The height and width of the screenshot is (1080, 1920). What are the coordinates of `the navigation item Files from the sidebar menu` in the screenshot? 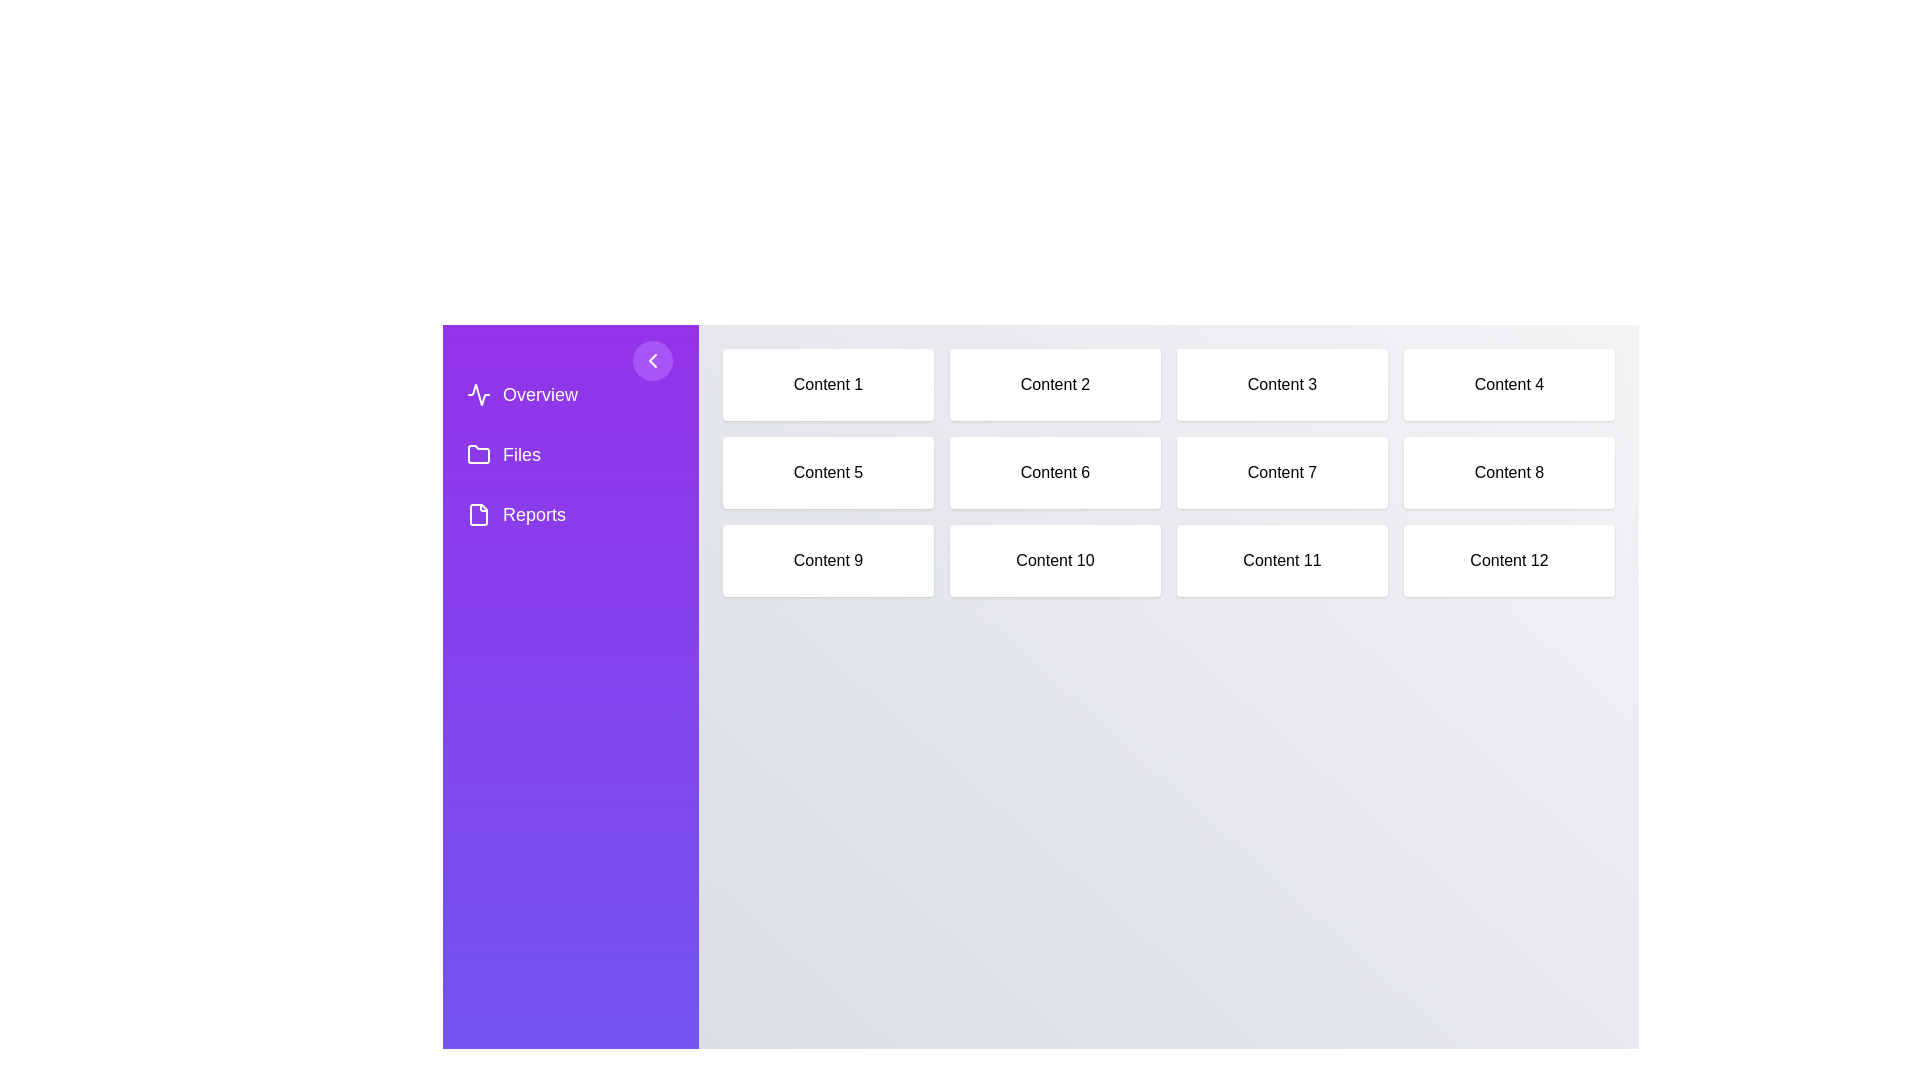 It's located at (570, 455).